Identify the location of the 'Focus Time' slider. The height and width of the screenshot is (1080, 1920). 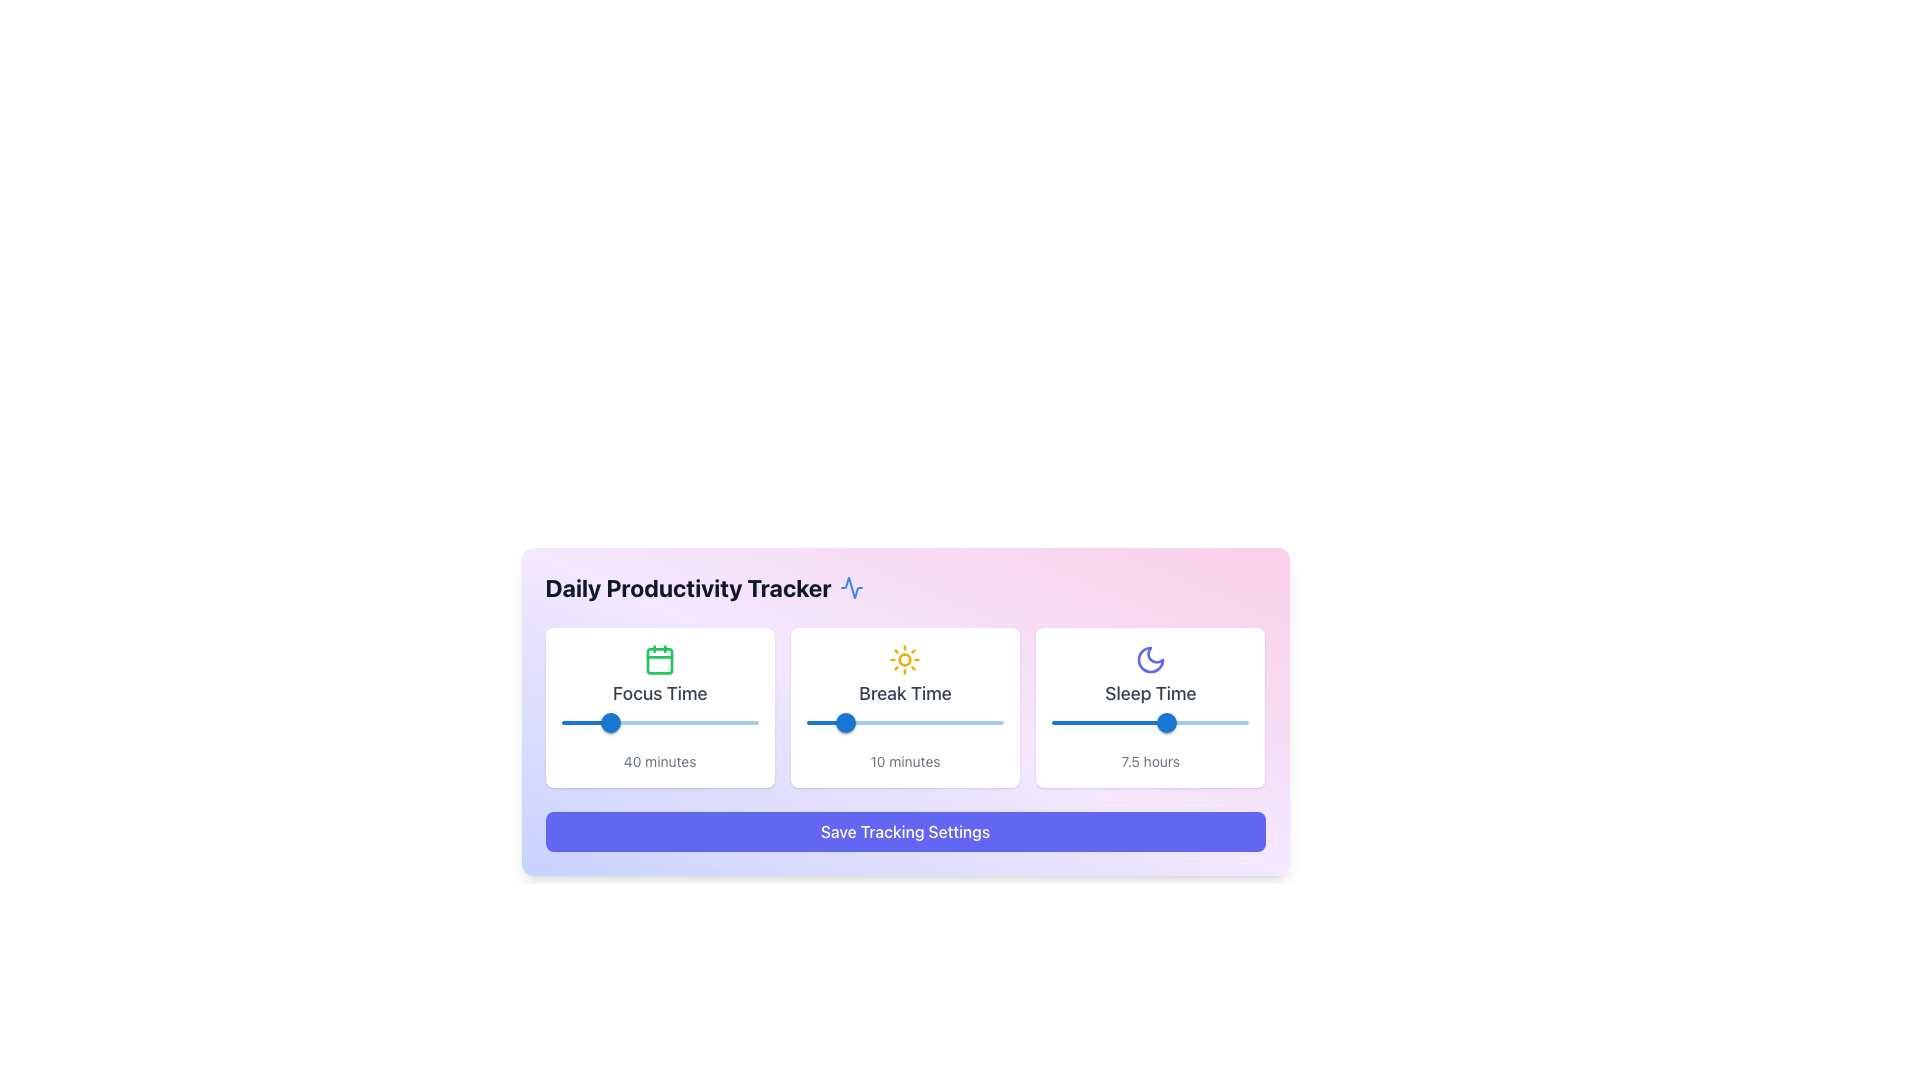
(547, 720).